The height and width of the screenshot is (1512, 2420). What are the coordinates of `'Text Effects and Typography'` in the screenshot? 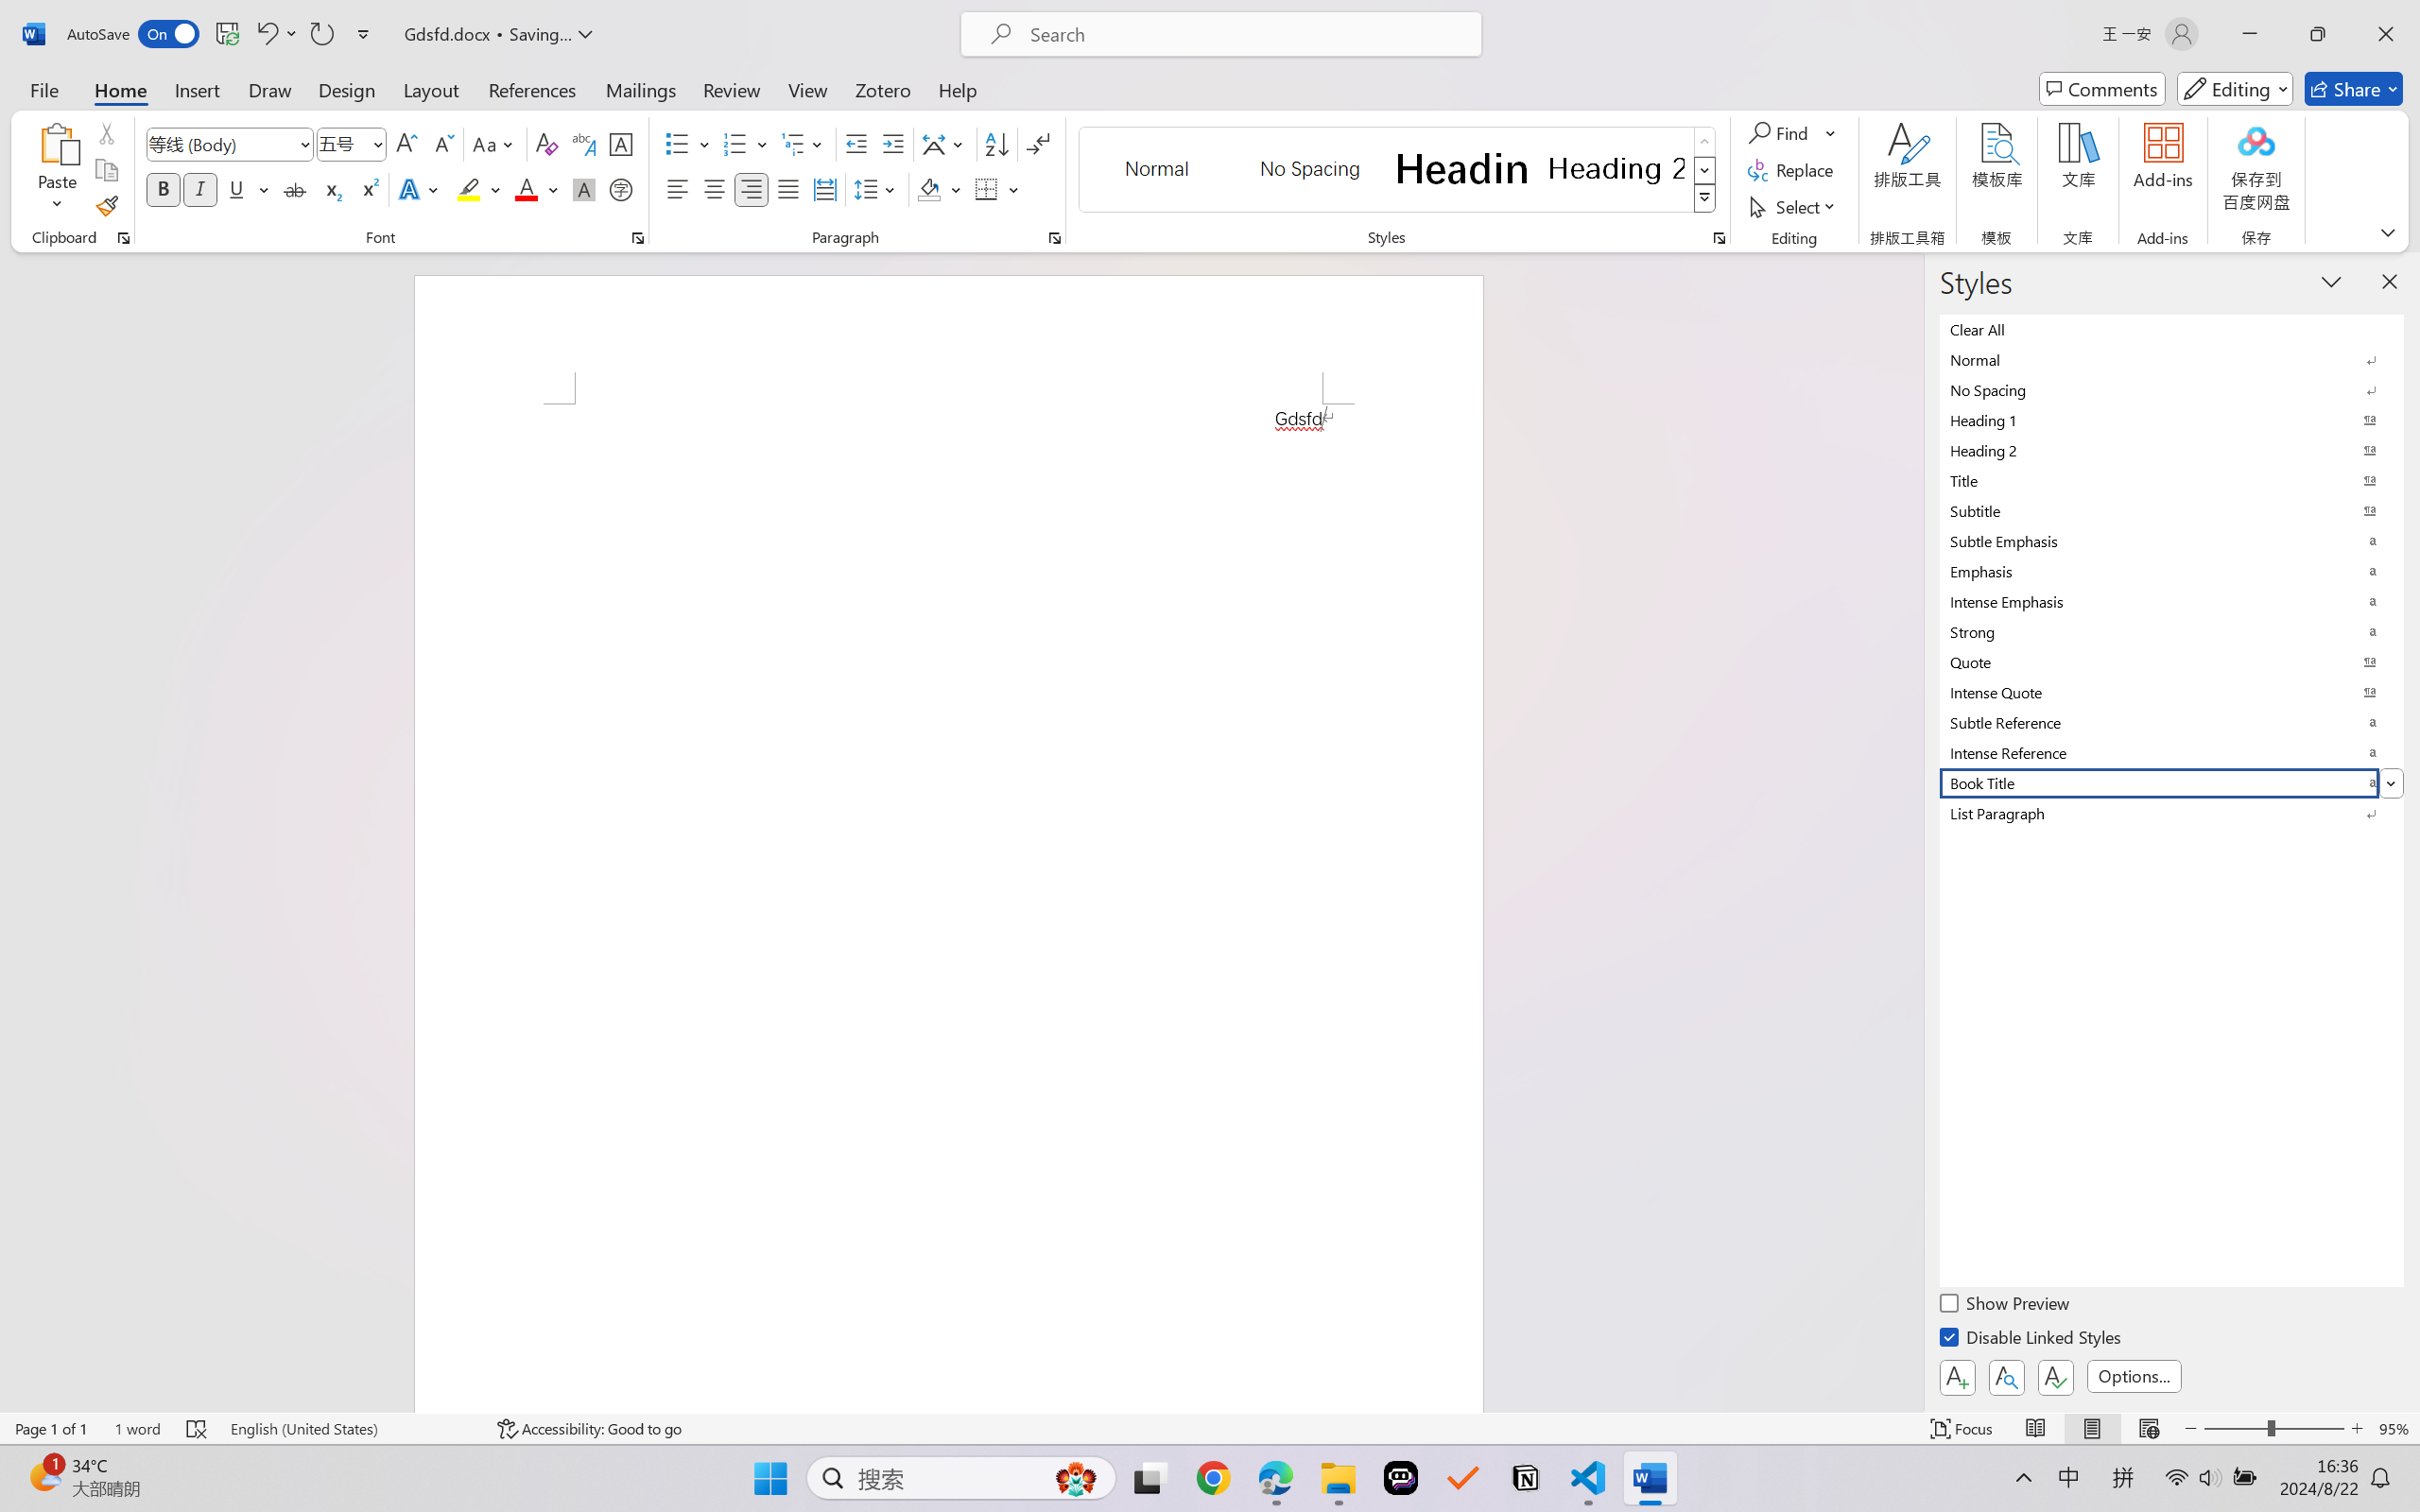 It's located at (420, 188).